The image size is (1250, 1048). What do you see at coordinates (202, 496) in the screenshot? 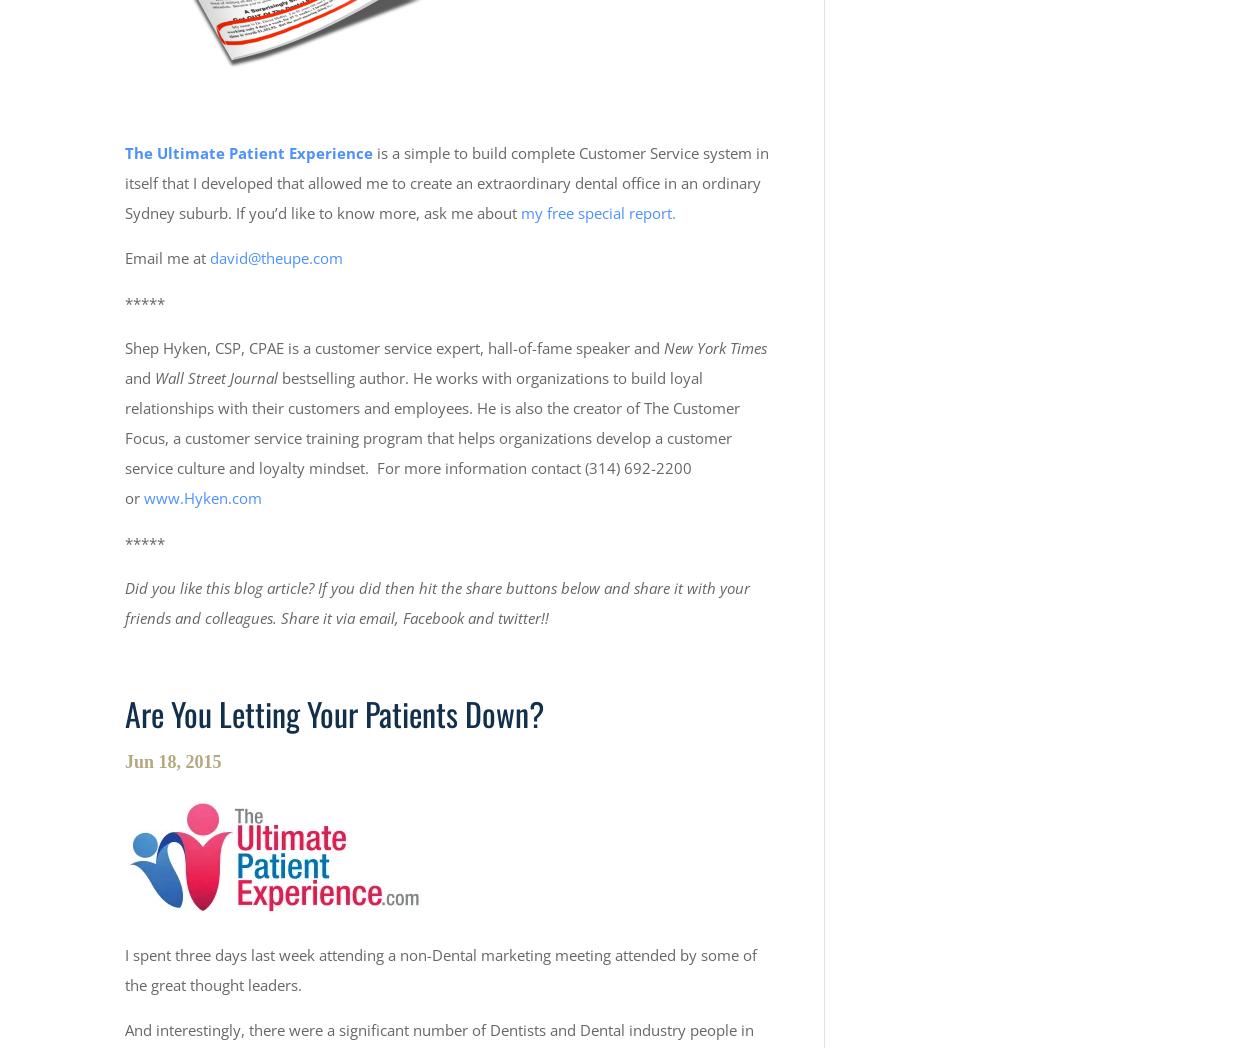
I see `'www.Hyken.com'` at bounding box center [202, 496].